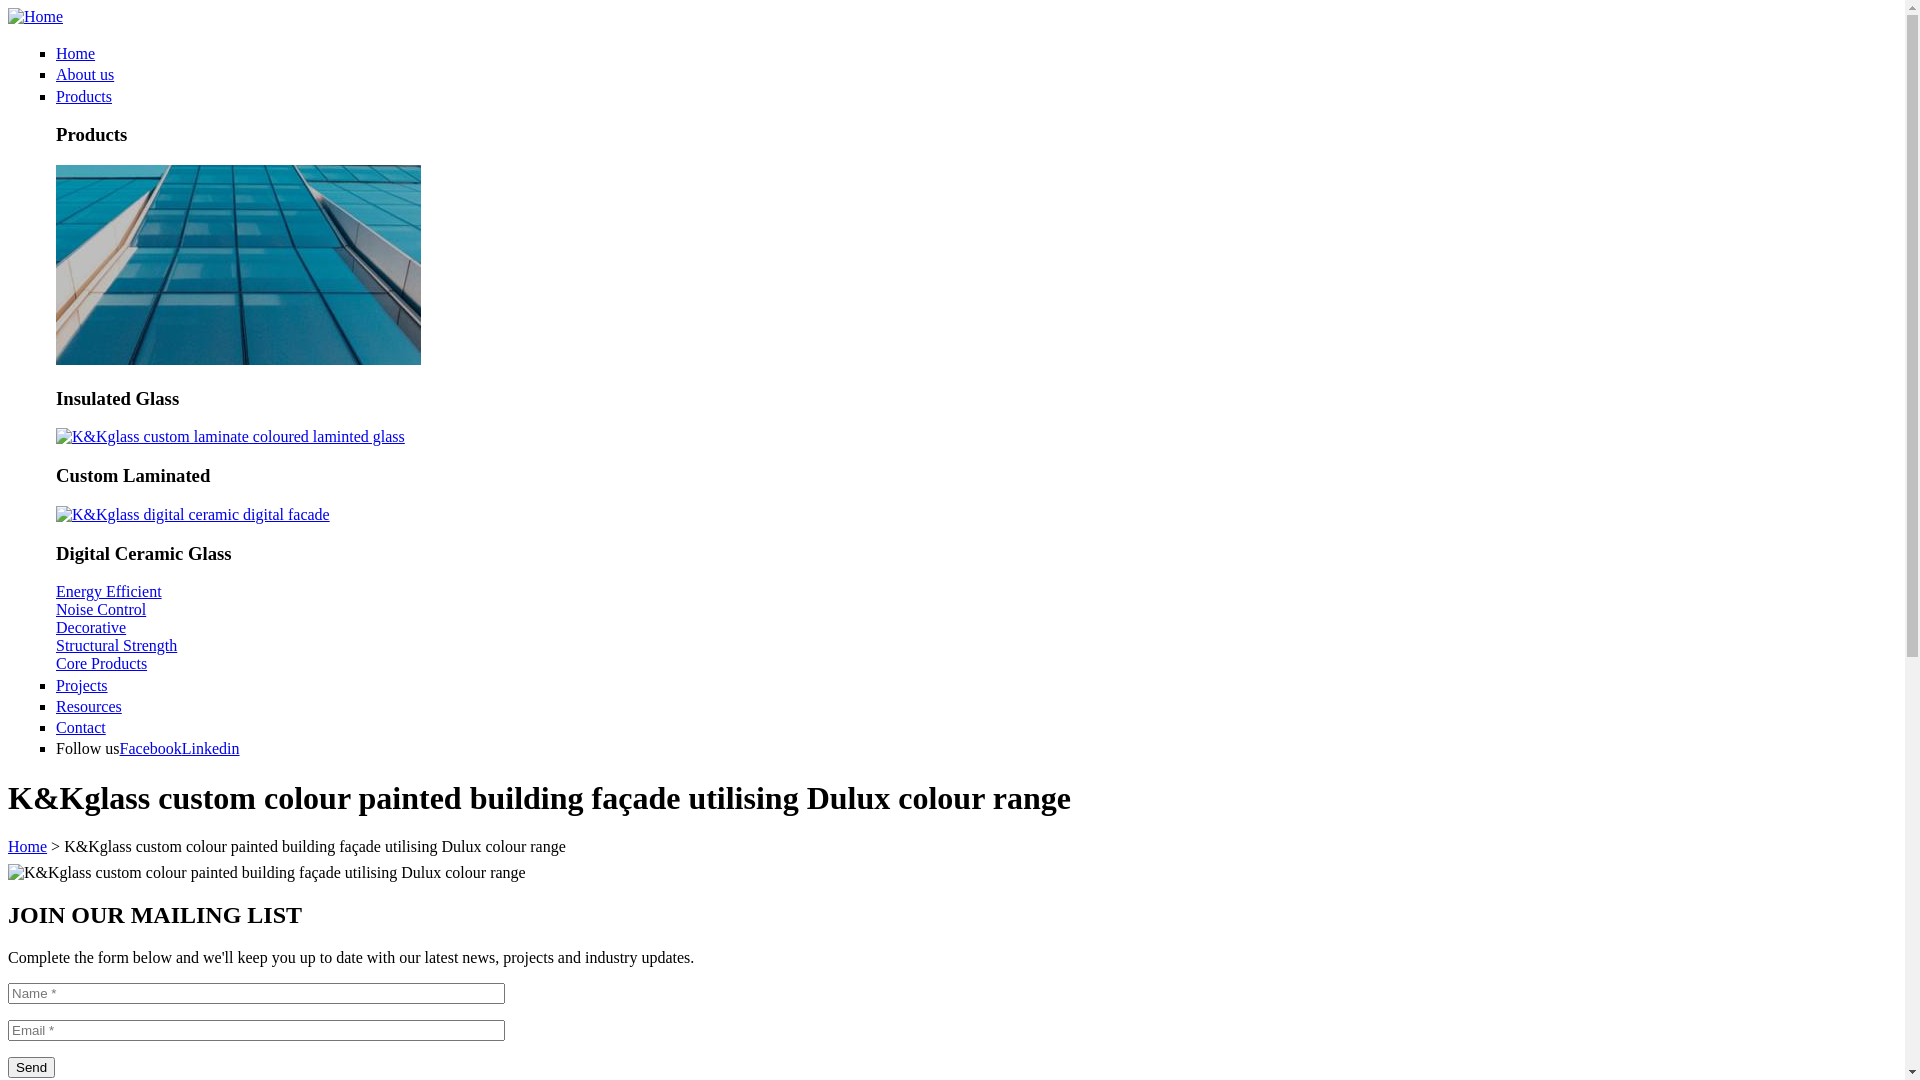  I want to click on 'Facebook', so click(149, 748).